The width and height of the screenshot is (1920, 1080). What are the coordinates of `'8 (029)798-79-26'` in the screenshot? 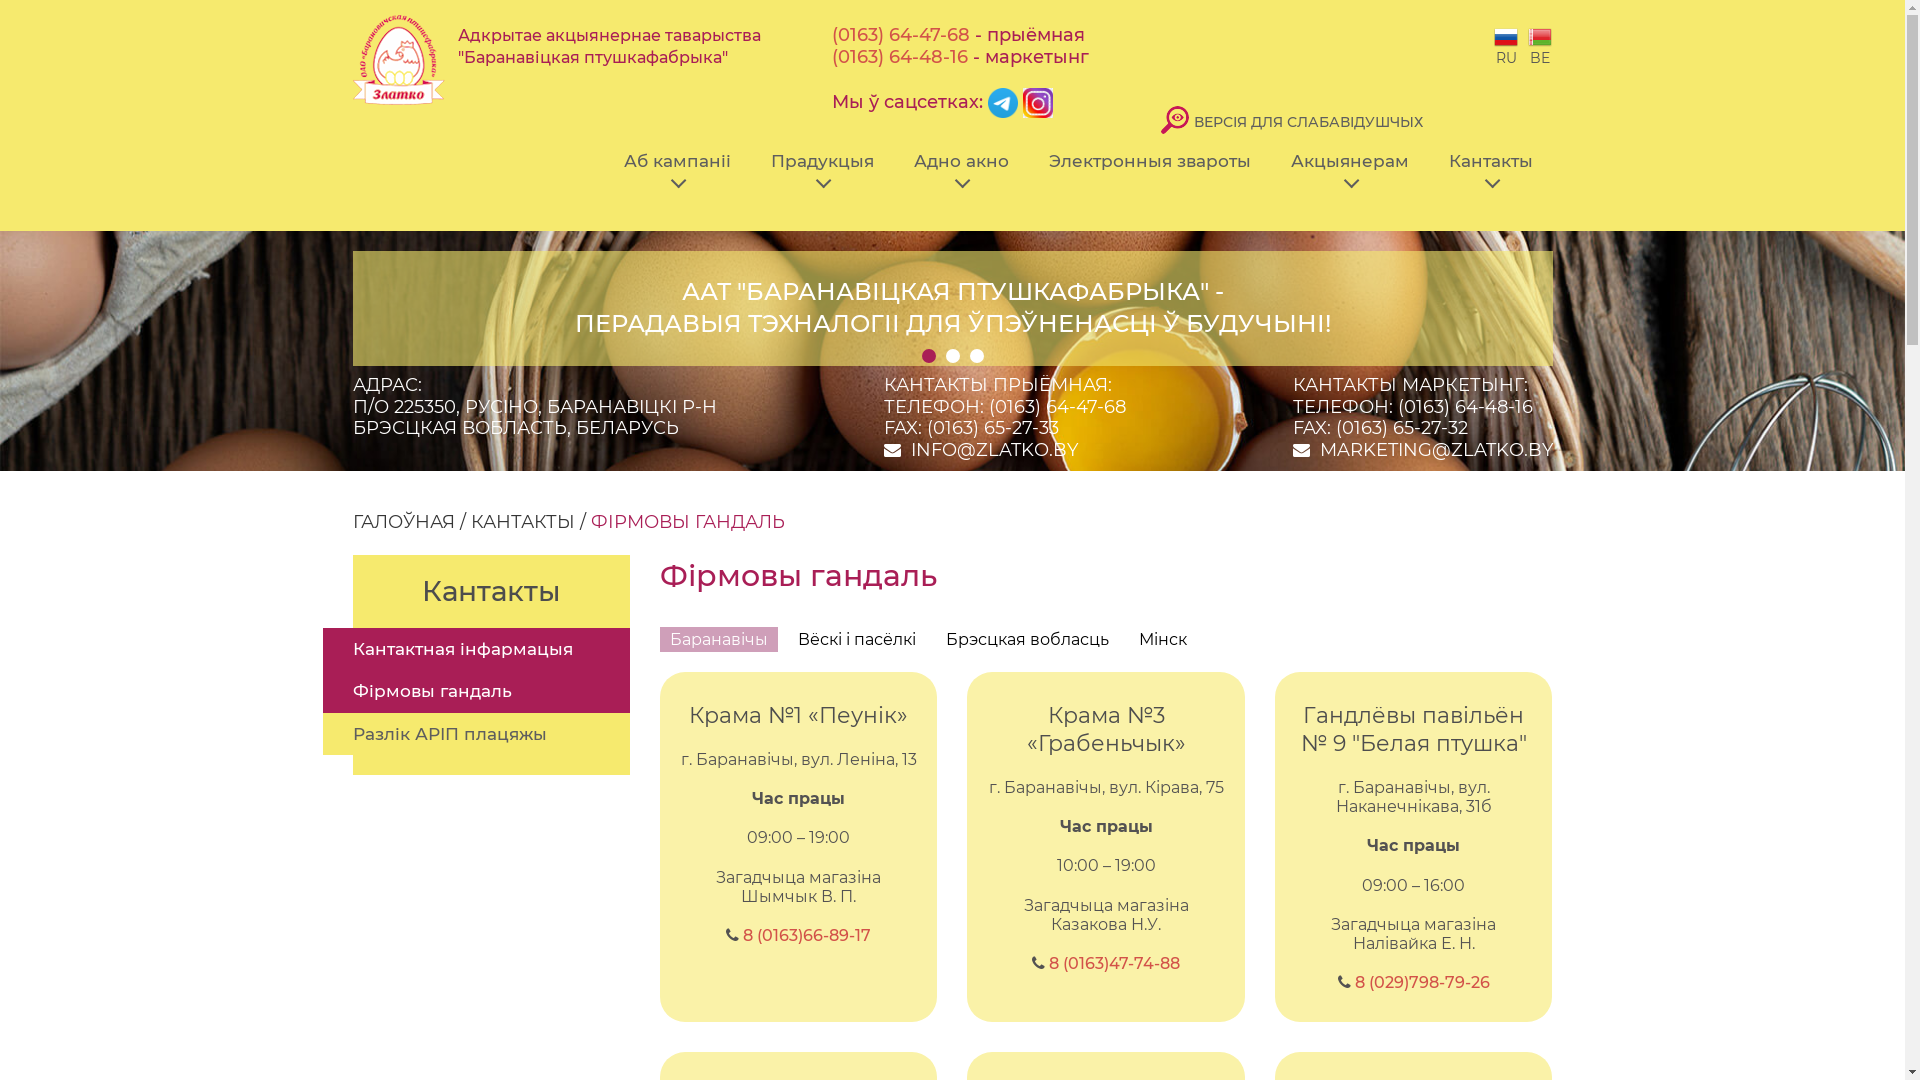 It's located at (1421, 981).